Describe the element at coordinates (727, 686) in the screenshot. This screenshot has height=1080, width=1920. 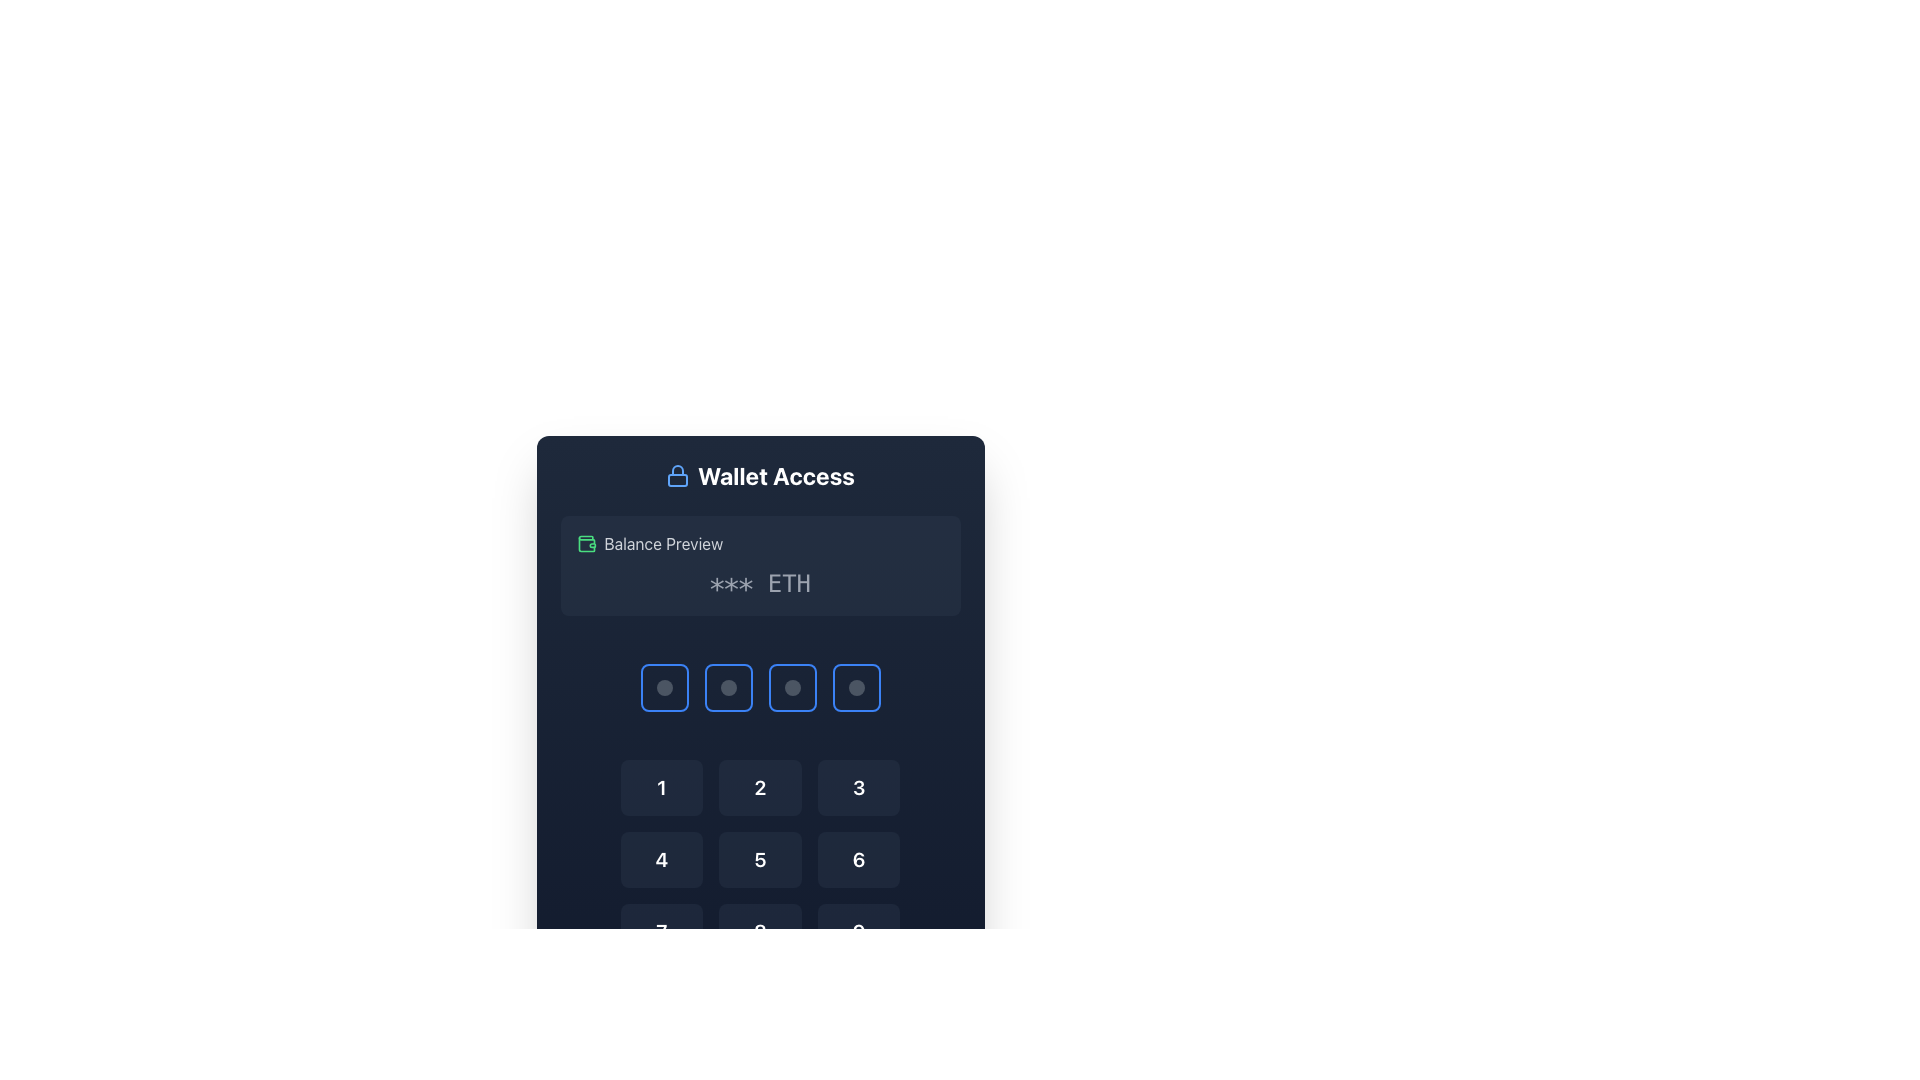
I see `the second circular icon in a row of four icons, located above the numeric keypad and below the 'Balance Preview' text field` at that location.